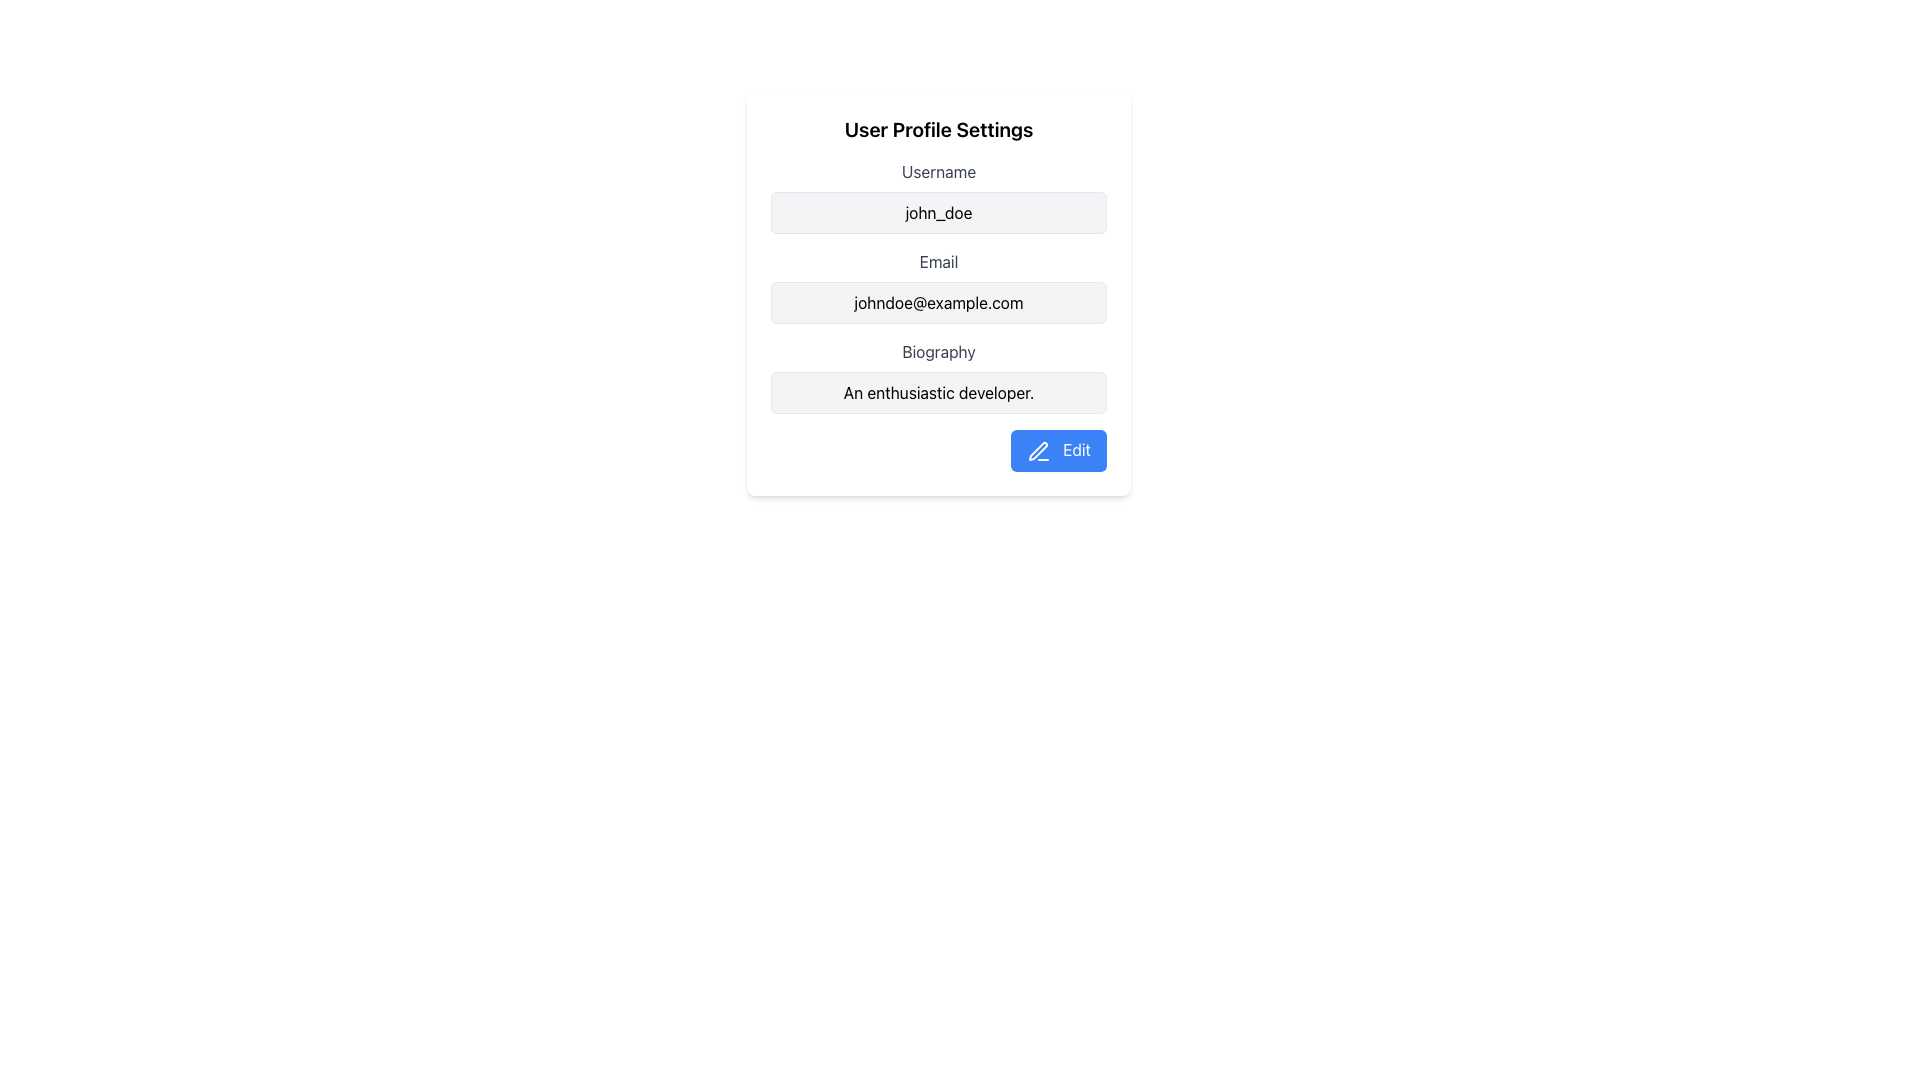 Image resolution: width=1920 pixels, height=1080 pixels. Describe the element at coordinates (938, 377) in the screenshot. I see `the Static content display area that shows the user's biography, located in the User Profile Settings card, positioned below the Email section and above the Edit button` at that location.